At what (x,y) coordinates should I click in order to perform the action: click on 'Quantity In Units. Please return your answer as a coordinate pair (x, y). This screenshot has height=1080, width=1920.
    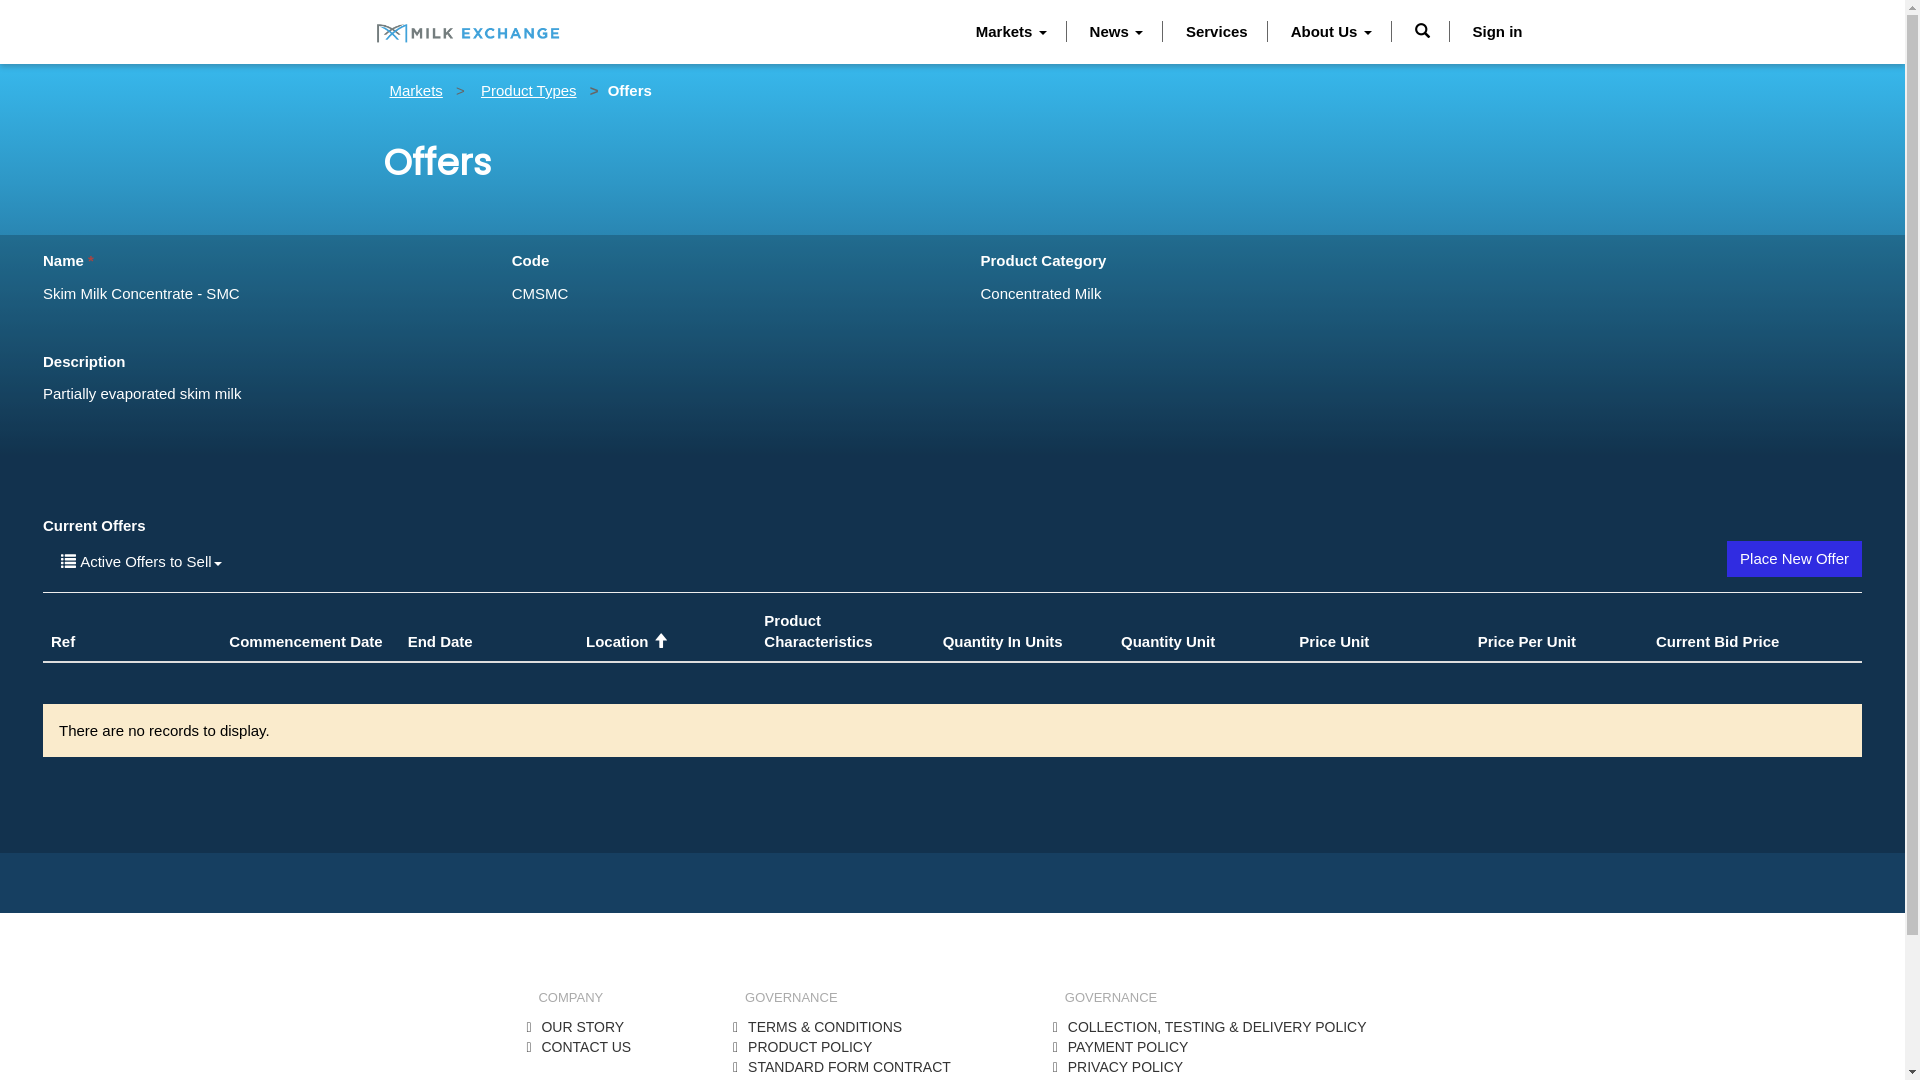
    Looking at the image, I should click on (1003, 641).